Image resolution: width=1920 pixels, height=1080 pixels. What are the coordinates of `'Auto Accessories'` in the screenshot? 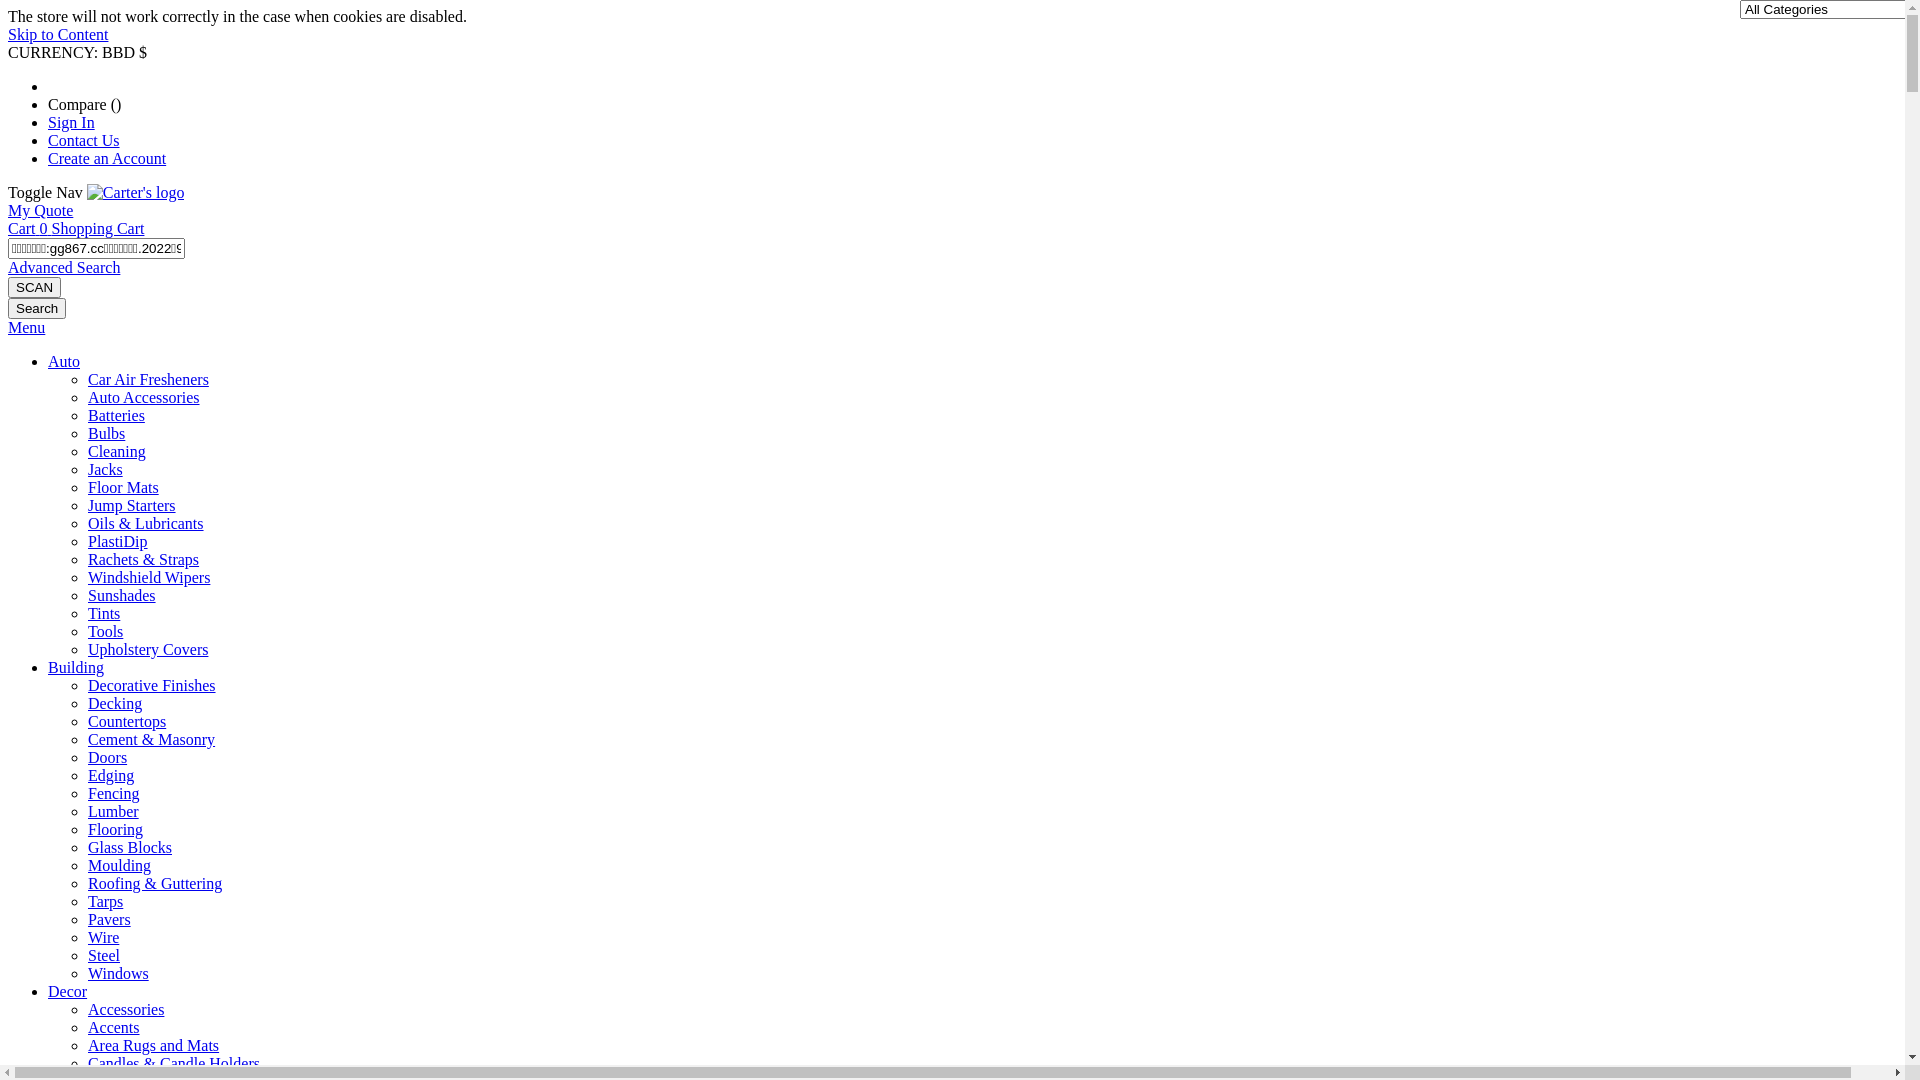 It's located at (143, 397).